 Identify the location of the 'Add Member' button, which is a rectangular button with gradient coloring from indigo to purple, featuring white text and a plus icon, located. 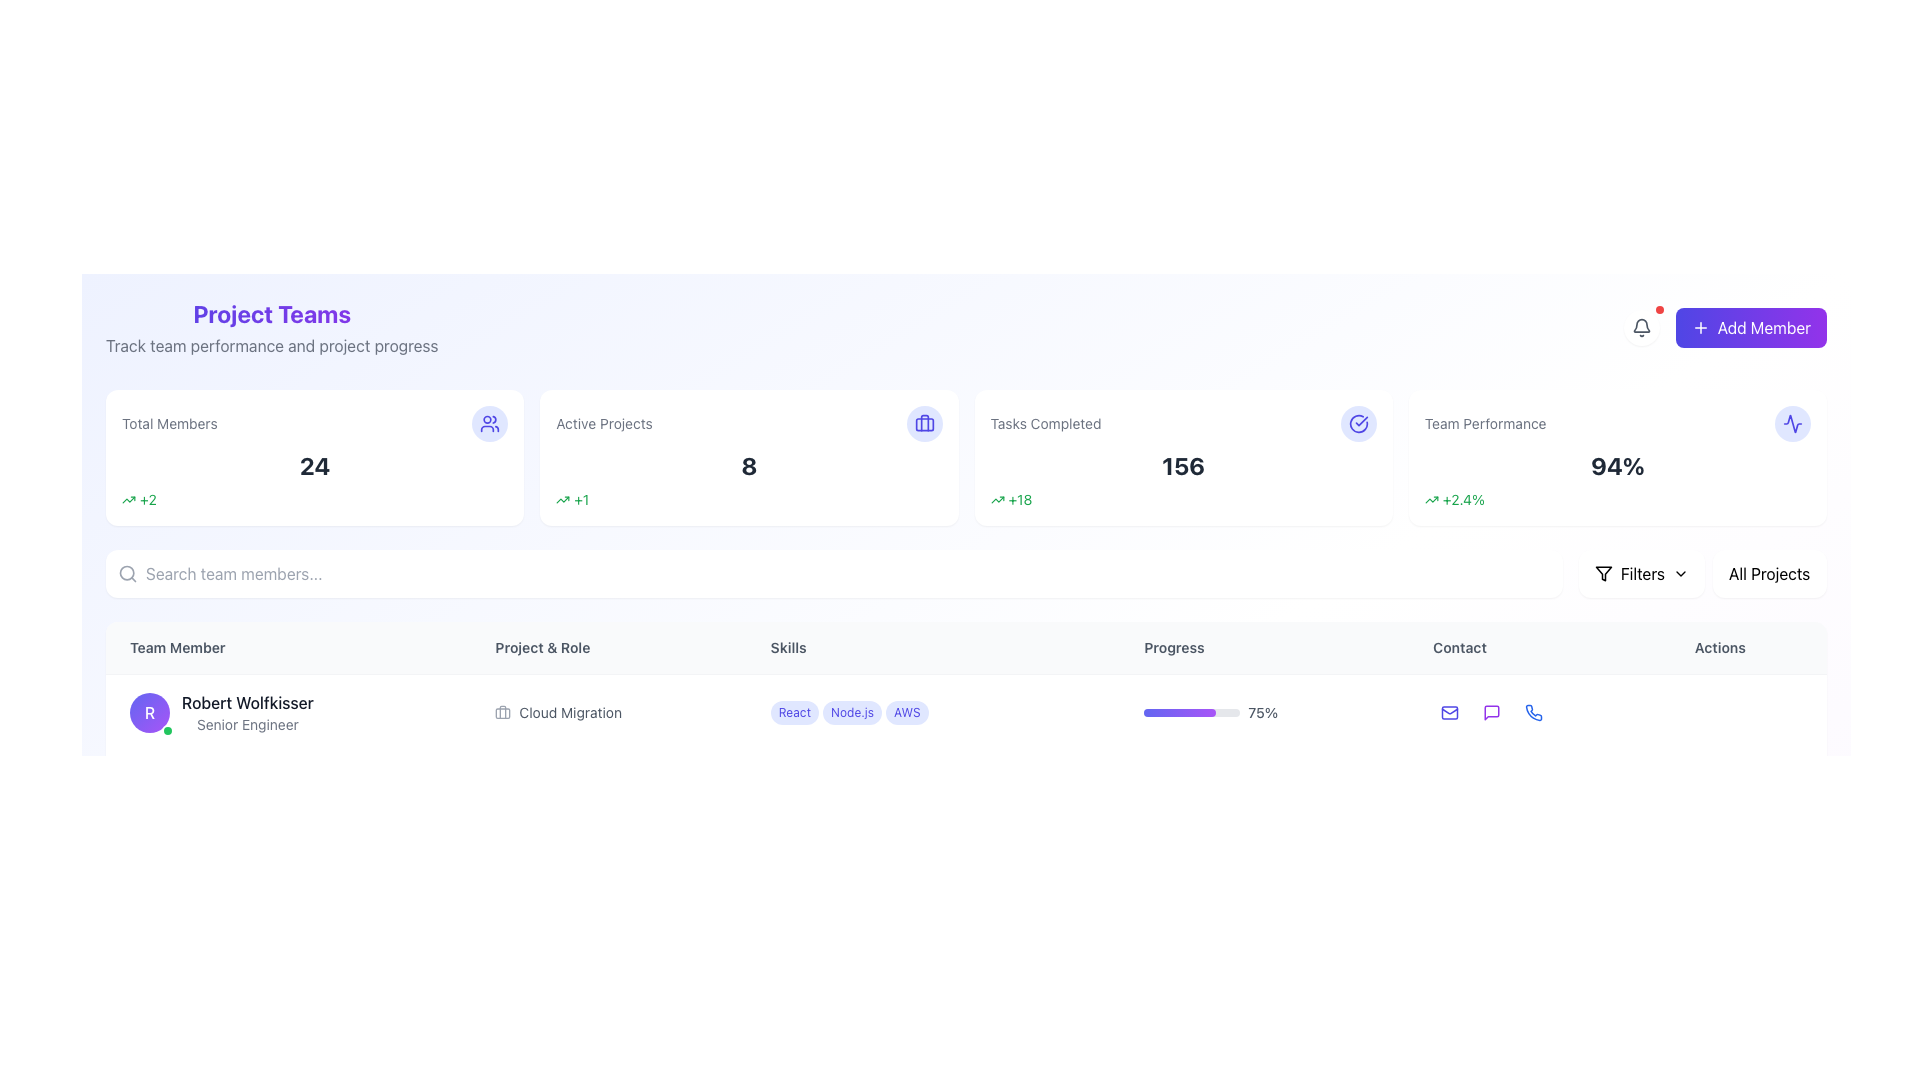
(1724, 326).